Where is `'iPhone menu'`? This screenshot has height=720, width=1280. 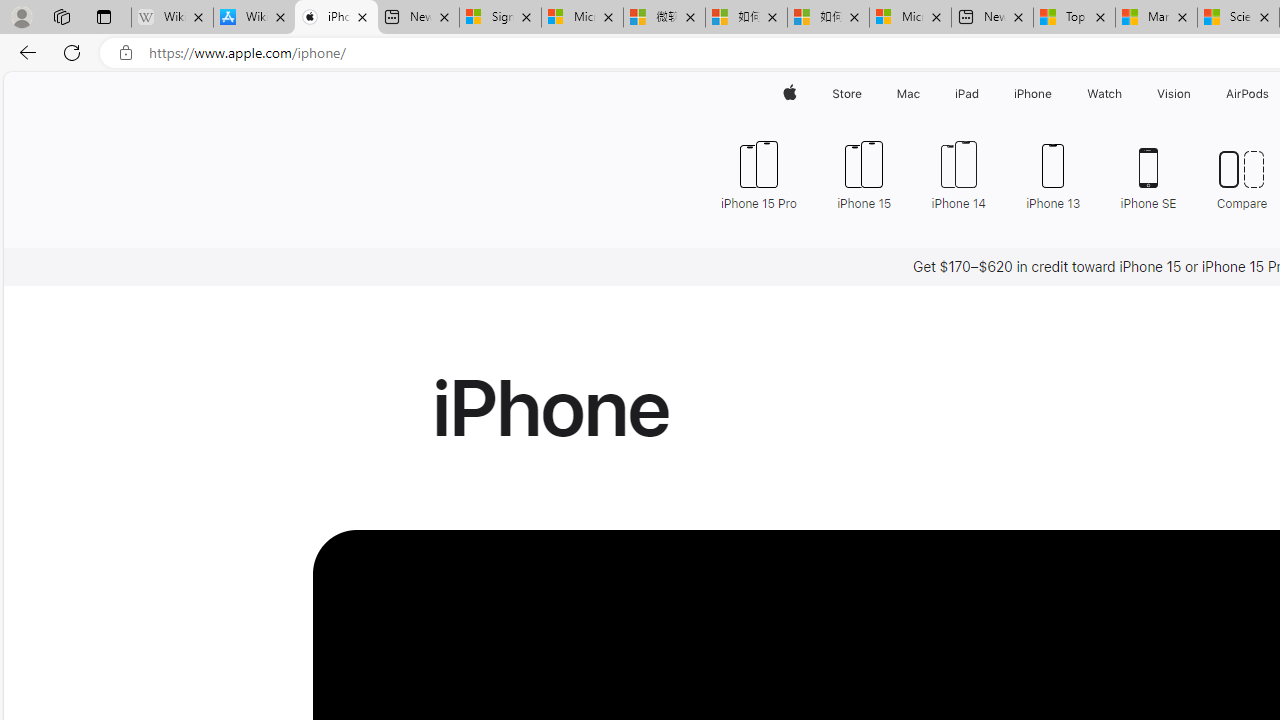 'iPhone menu' is located at coordinates (1055, 93).